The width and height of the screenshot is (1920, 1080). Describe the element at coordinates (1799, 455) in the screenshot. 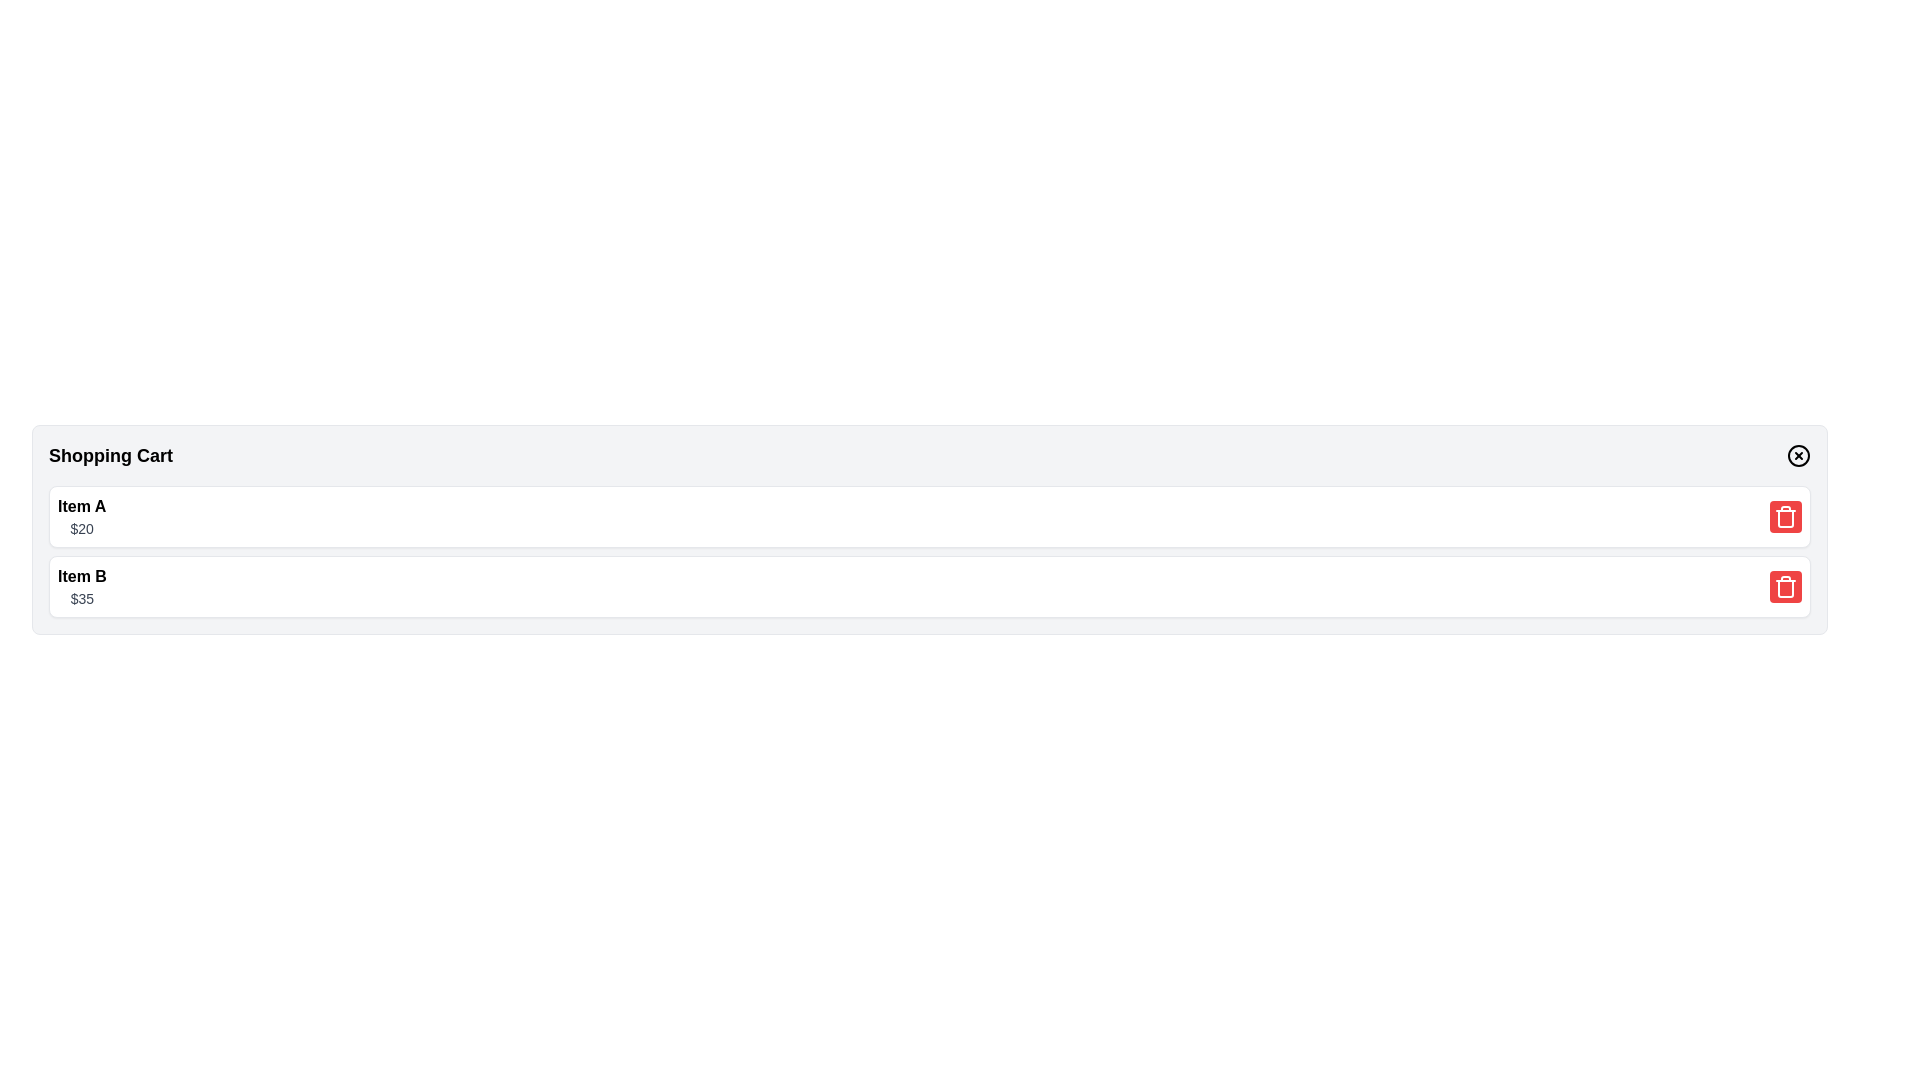

I see `the close button located in the top-right corner of the Shopping Cart header section to minimize or hide the Shopping Cart interface` at that location.